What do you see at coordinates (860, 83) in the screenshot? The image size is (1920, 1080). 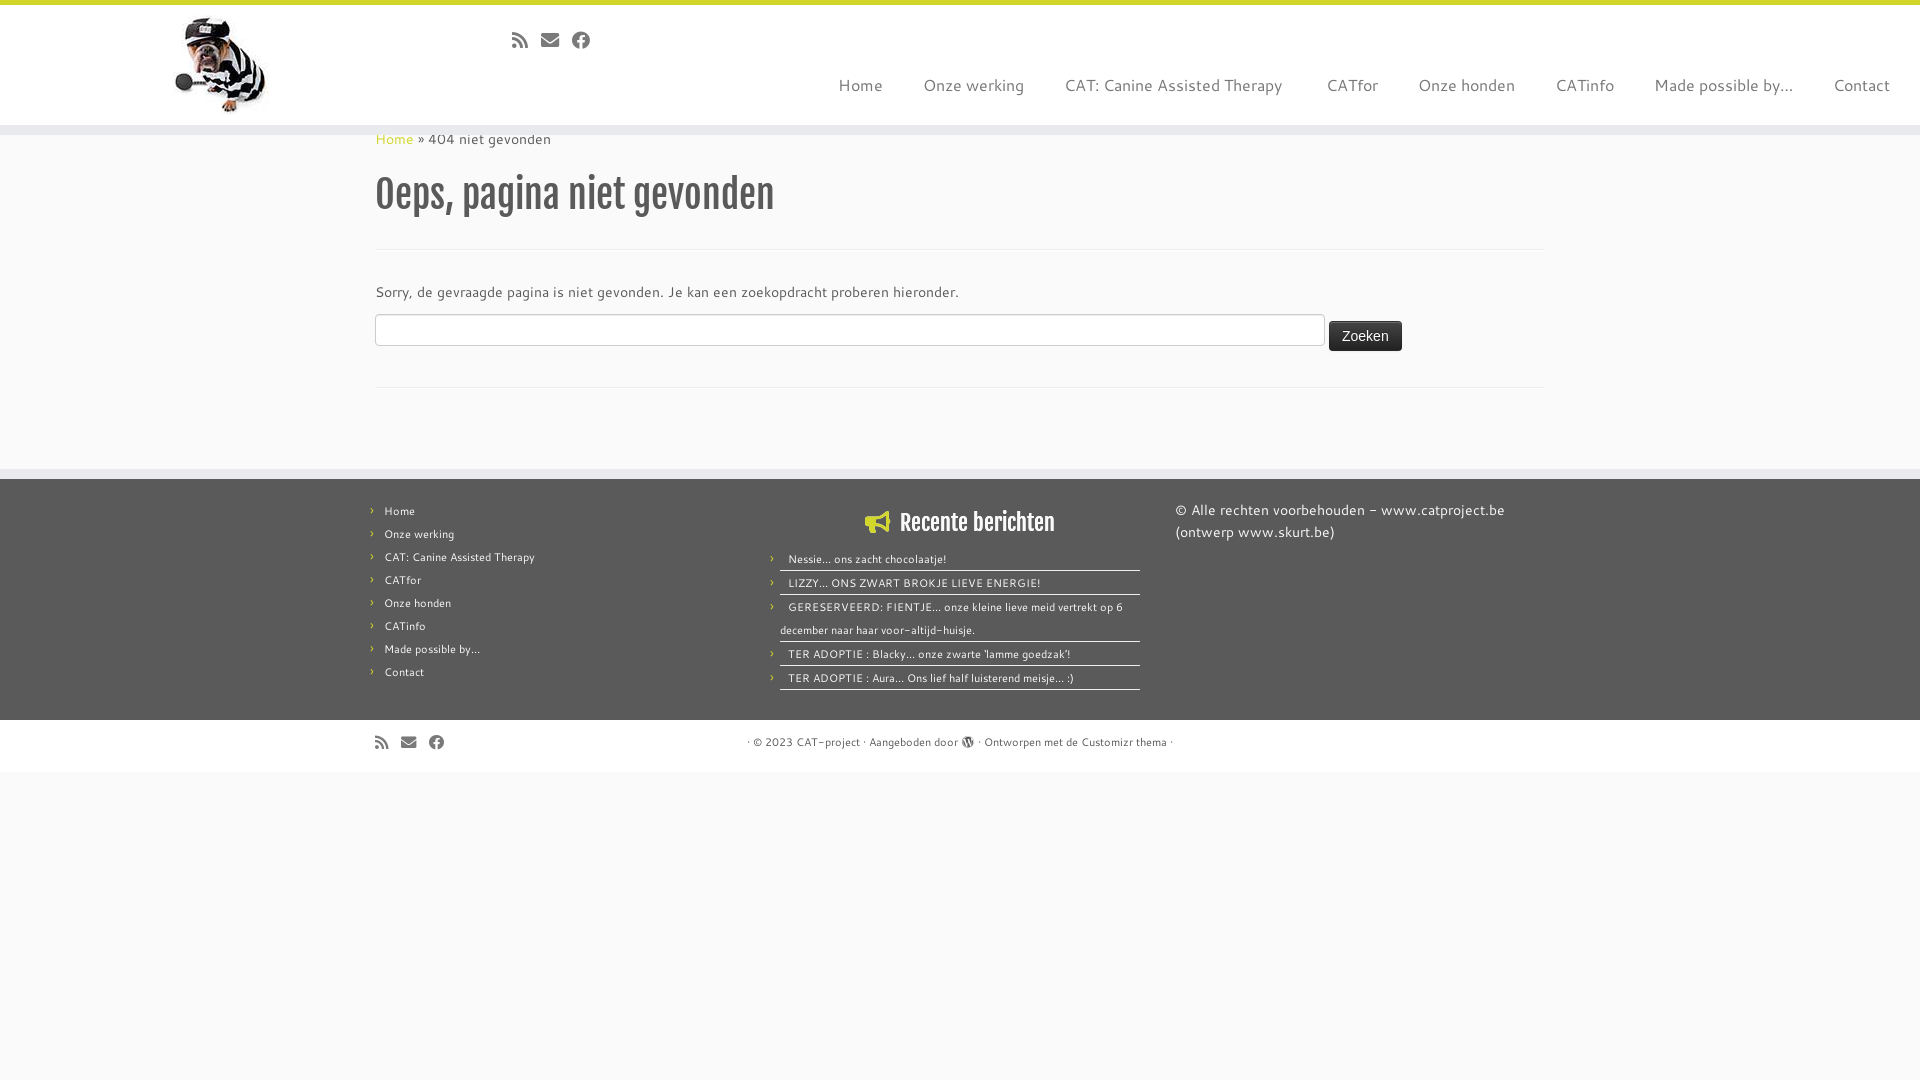 I see `'Home'` at bounding box center [860, 83].